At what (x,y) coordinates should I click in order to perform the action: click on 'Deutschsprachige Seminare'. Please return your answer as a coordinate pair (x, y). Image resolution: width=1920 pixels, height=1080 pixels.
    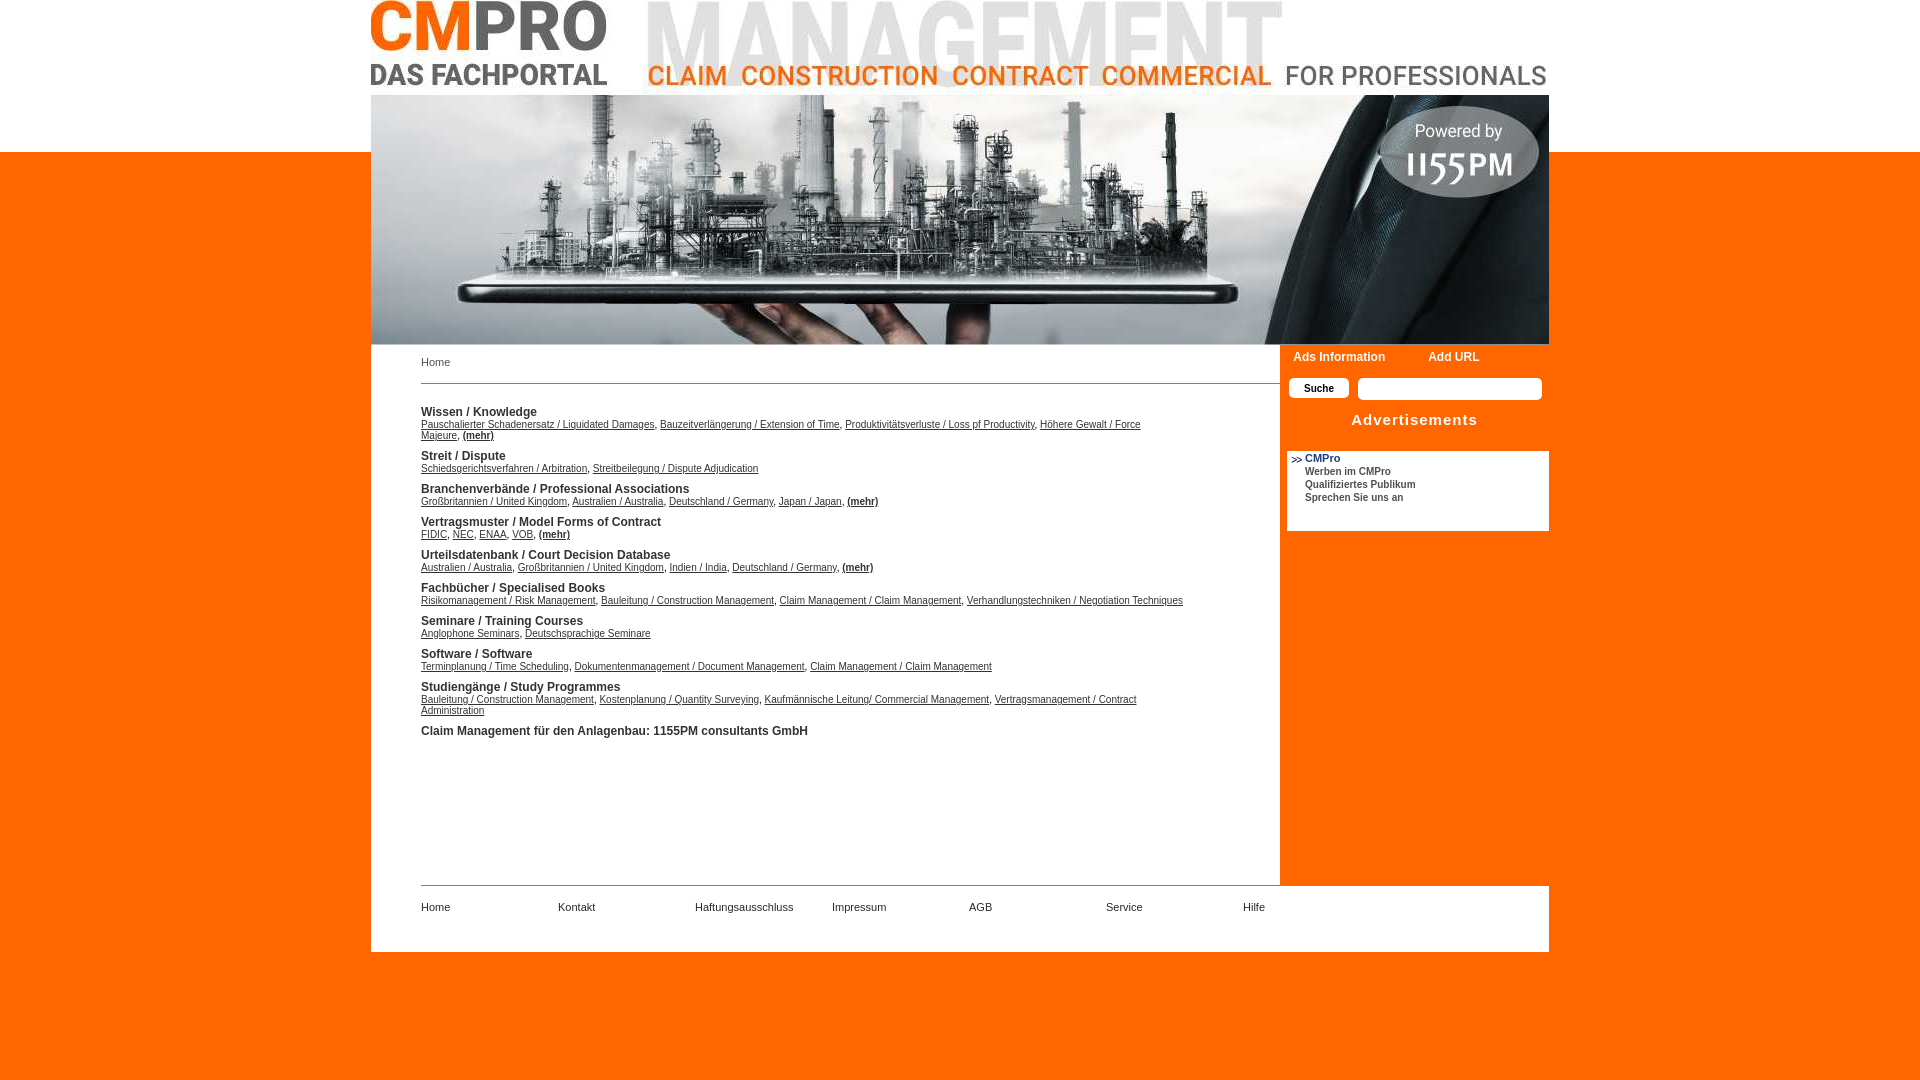
    Looking at the image, I should click on (587, 633).